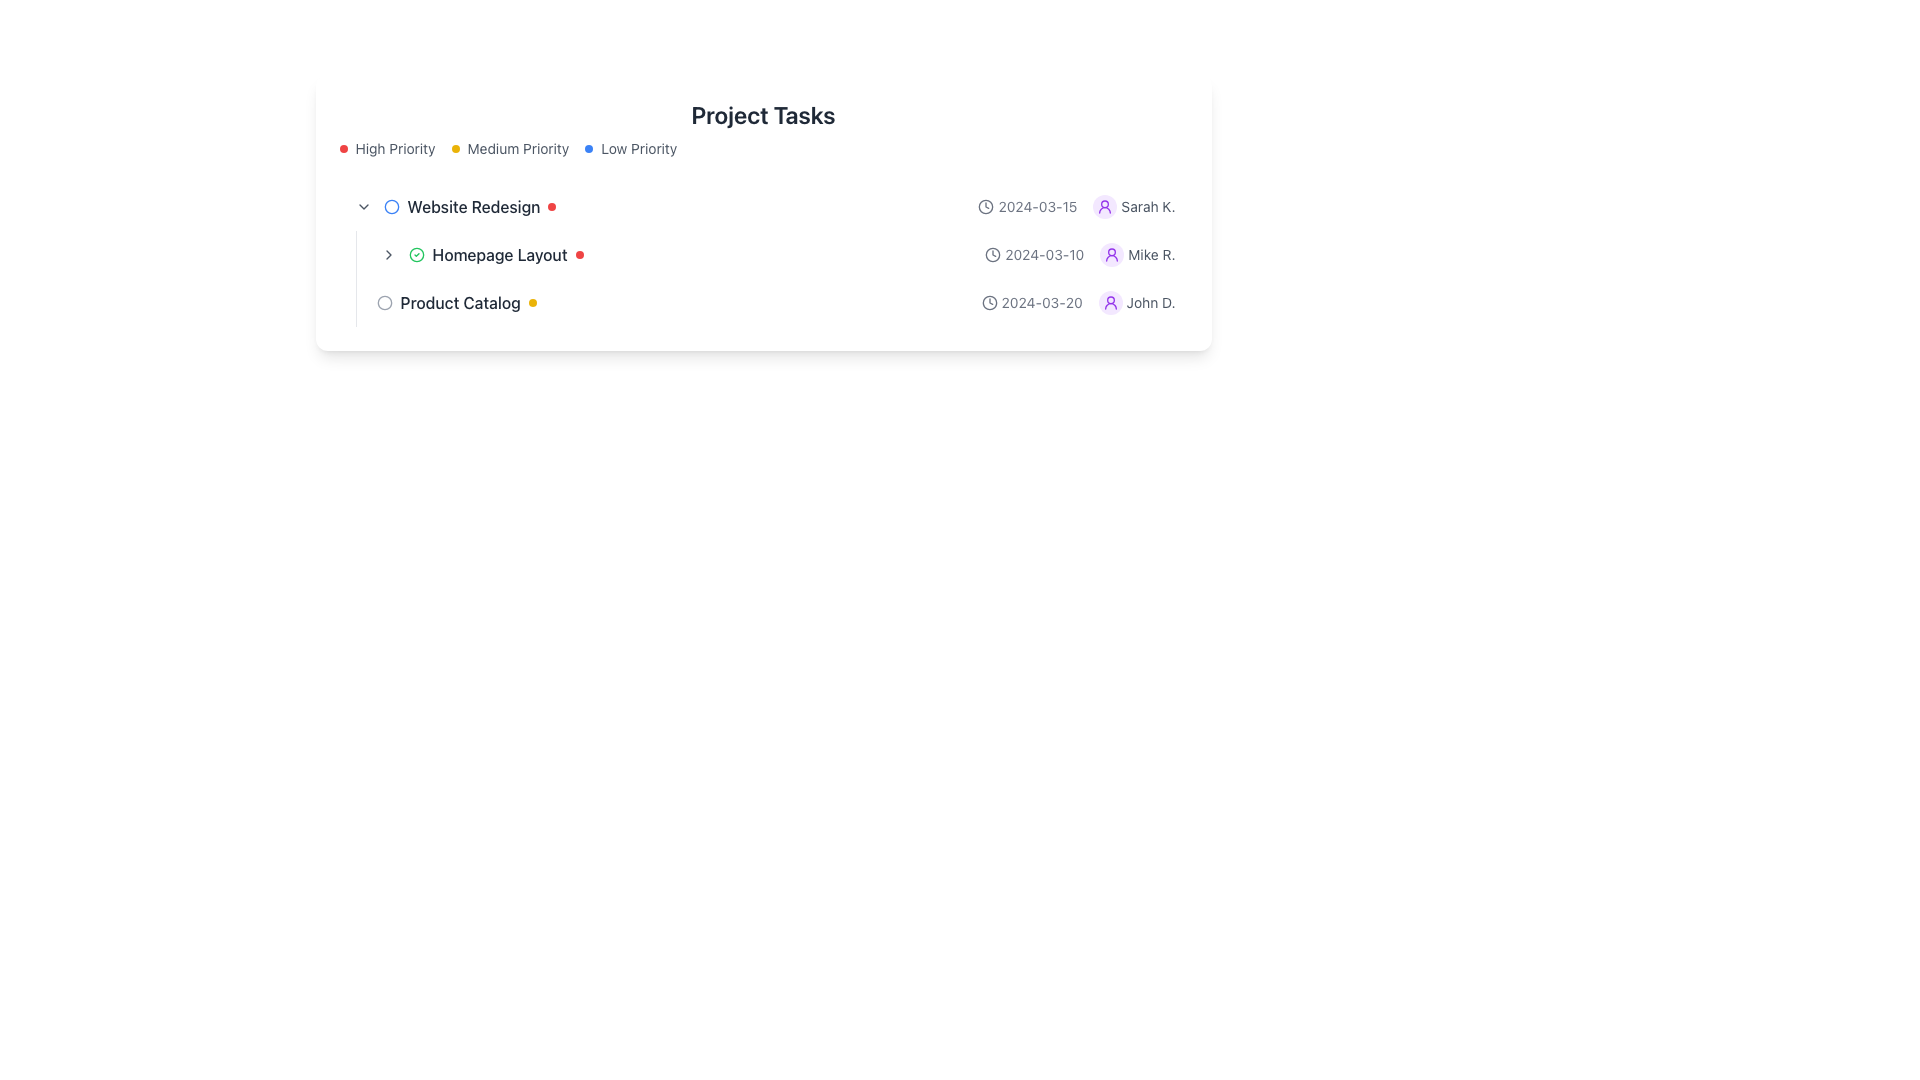 The width and height of the screenshot is (1920, 1080). Describe the element at coordinates (1027, 207) in the screenshot. I see `the date display element, which shows a date and is positioned in the upper-right quadrant, to the left of the name 'Sarah K.'` at that location.